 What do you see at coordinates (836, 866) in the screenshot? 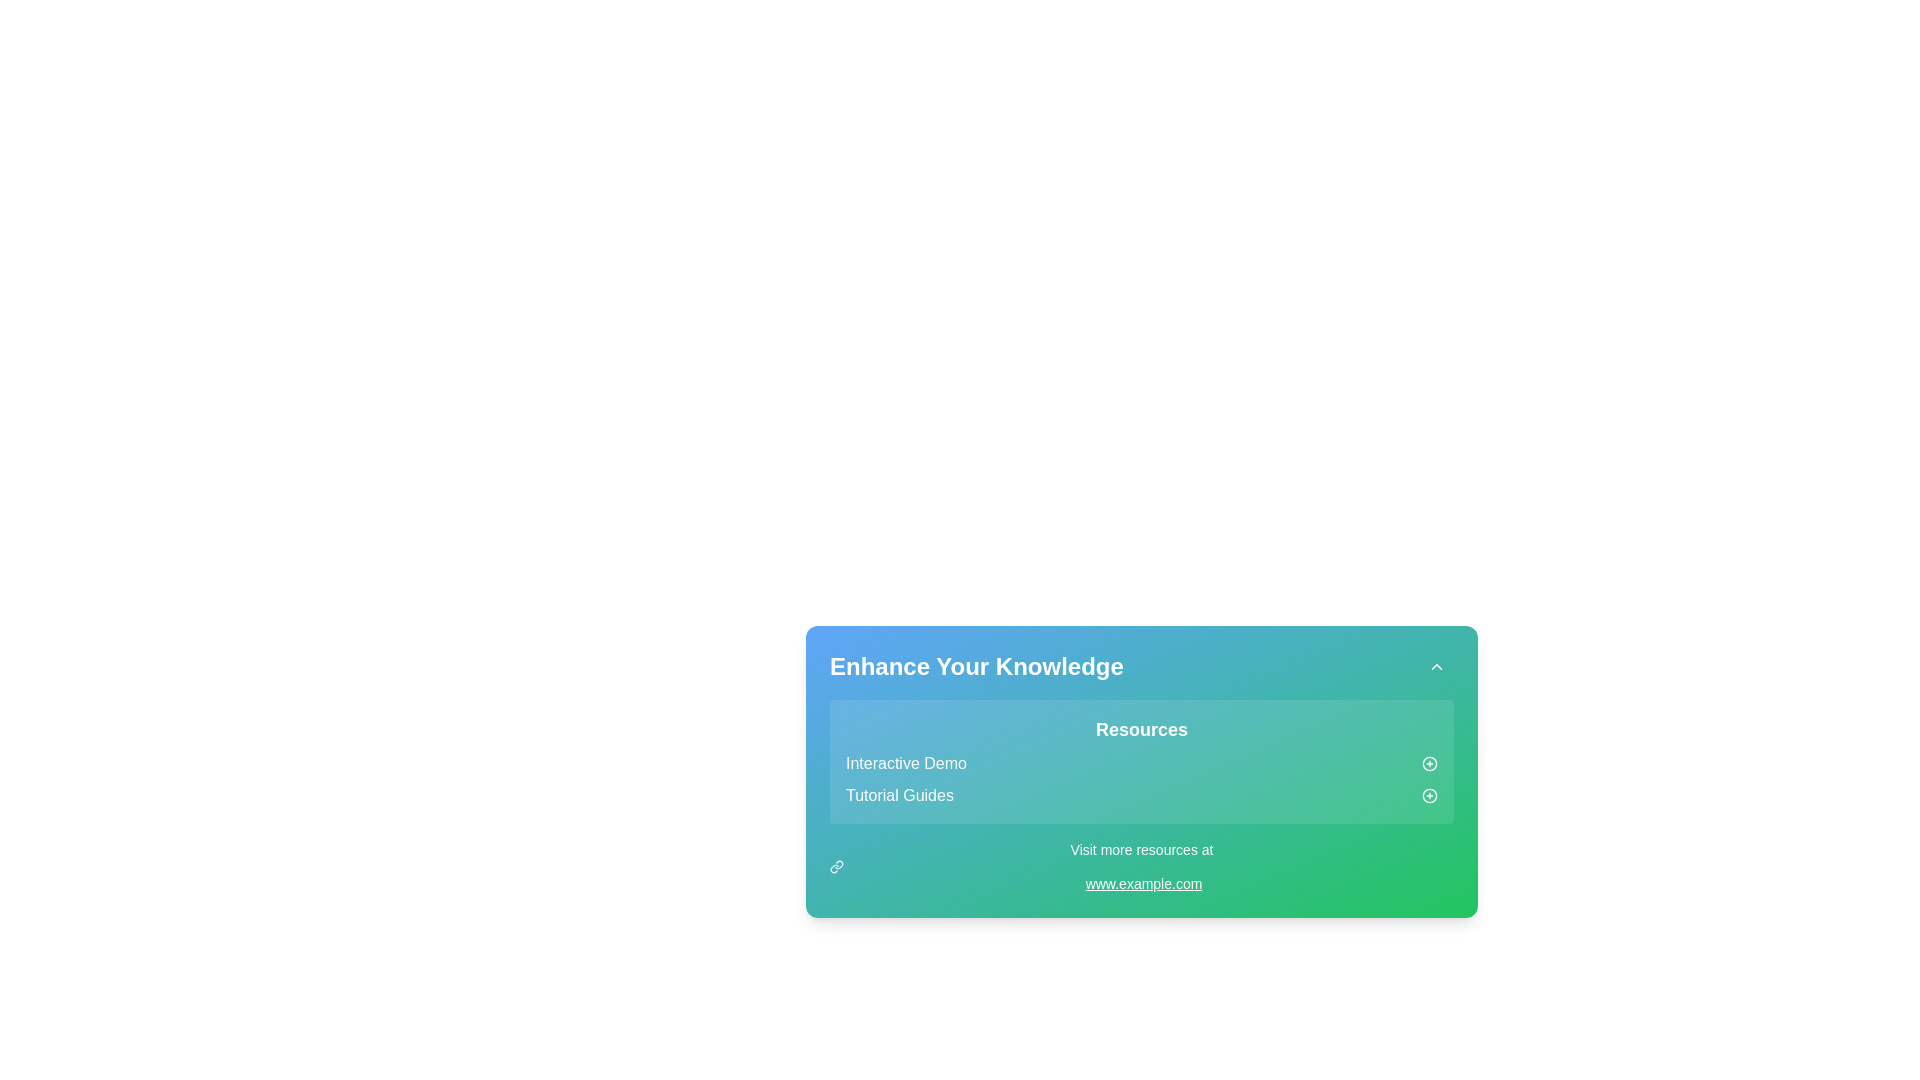
I see `the connectivity icon (SVG) located at the bottom left of the 'Enhance Your Knowledge' card, positioned near the text 'Visit more resources at www.example.com.'` at bounding box center [836, 866].